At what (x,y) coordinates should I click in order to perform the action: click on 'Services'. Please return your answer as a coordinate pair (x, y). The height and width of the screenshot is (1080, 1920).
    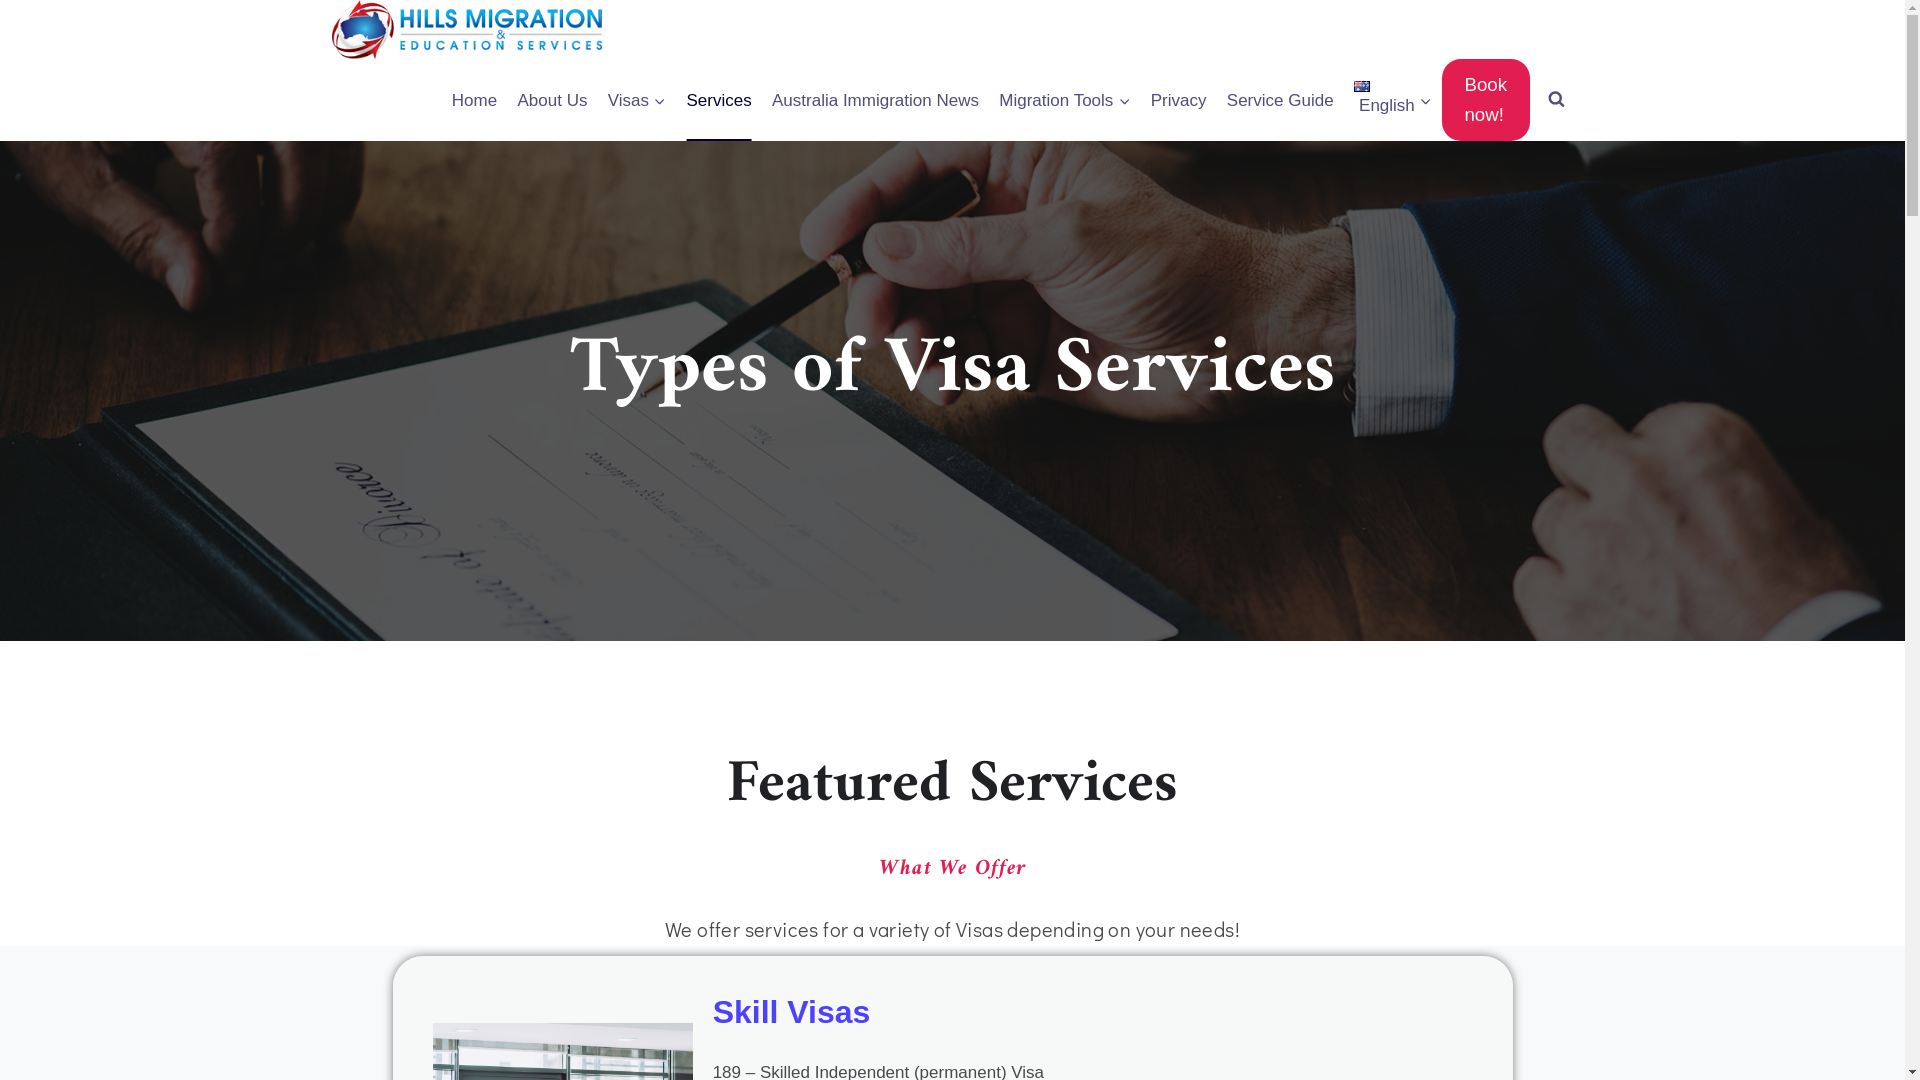
    Looking at the image, I should click on (719, 100).